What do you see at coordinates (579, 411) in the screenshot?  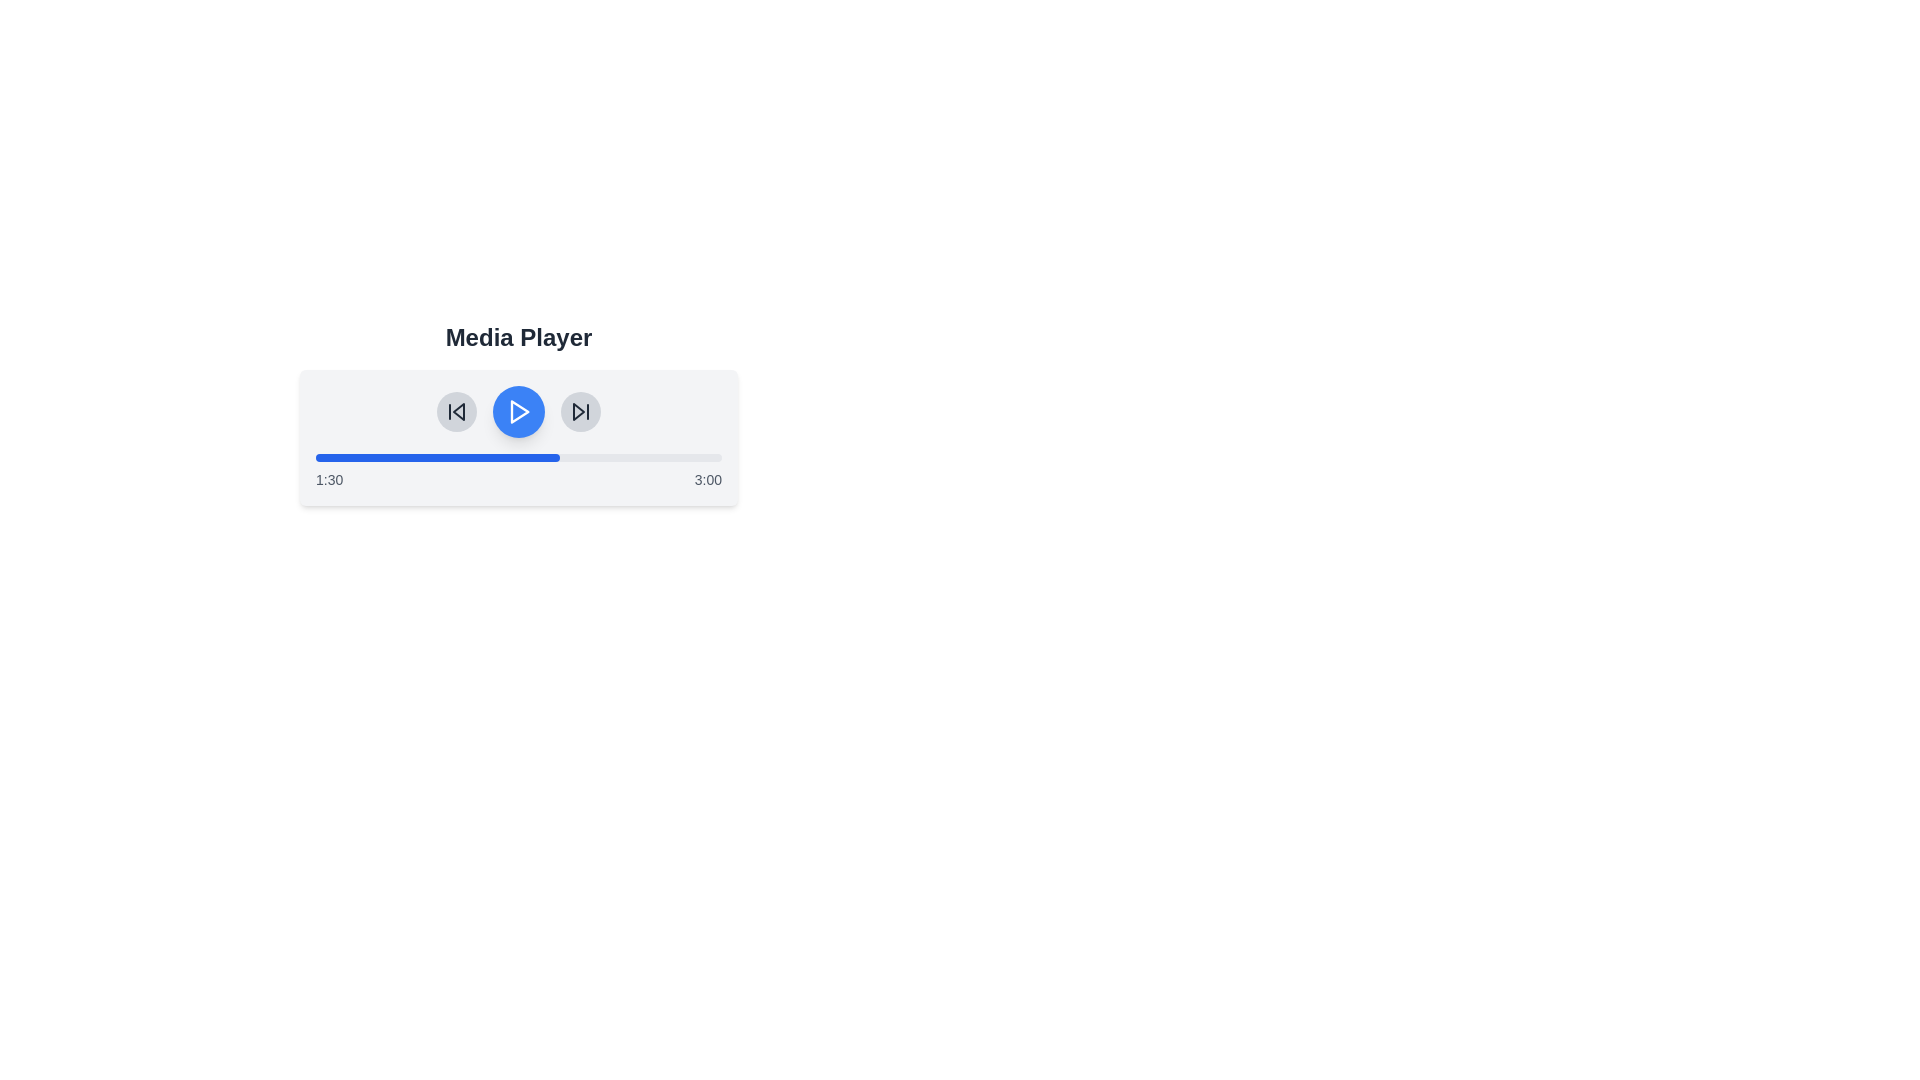 I see `the rightmost circular button with a gray background and skip-forward icon in the media player interface for a visual highlight effect` at bounding box center [579, 411].